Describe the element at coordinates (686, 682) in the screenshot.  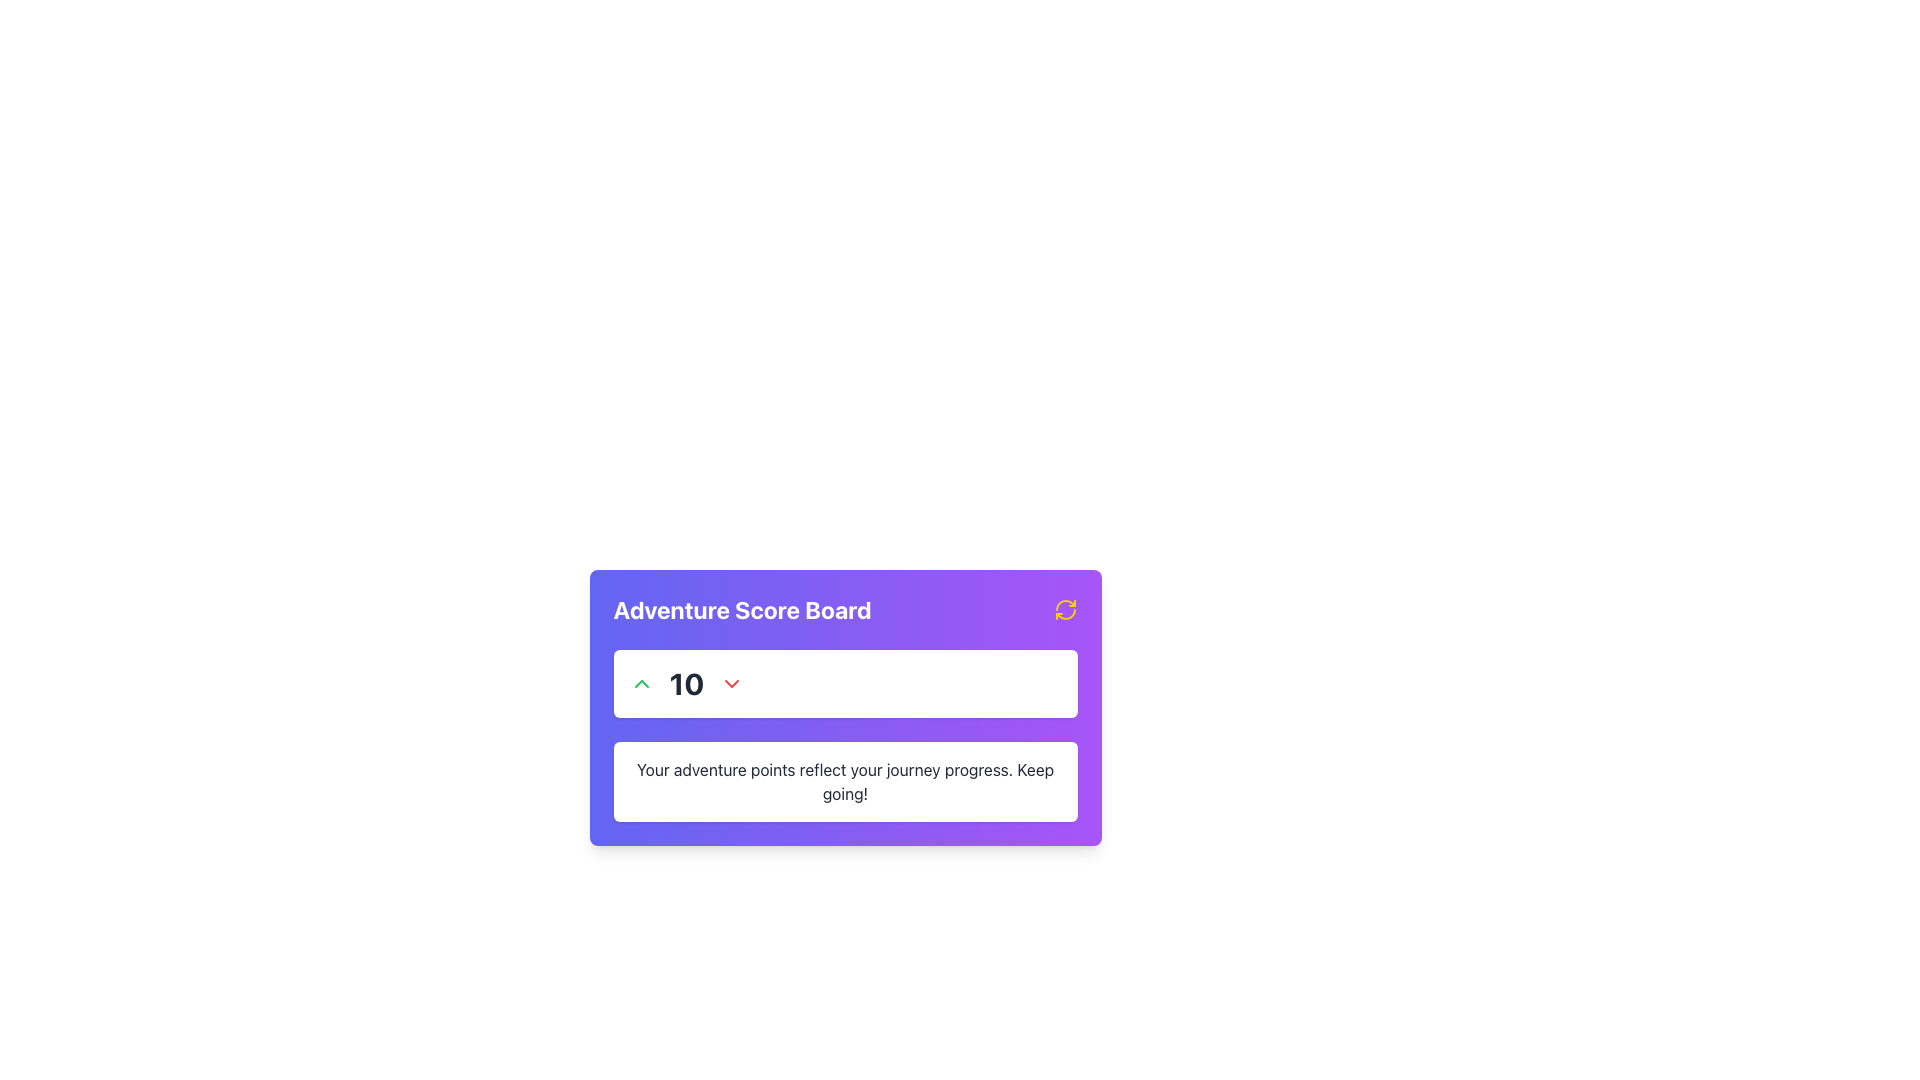
I see `the text display element that shows a score or numeric value, positioned centrally between the green upward arrow and the red downward arrow` at that location.